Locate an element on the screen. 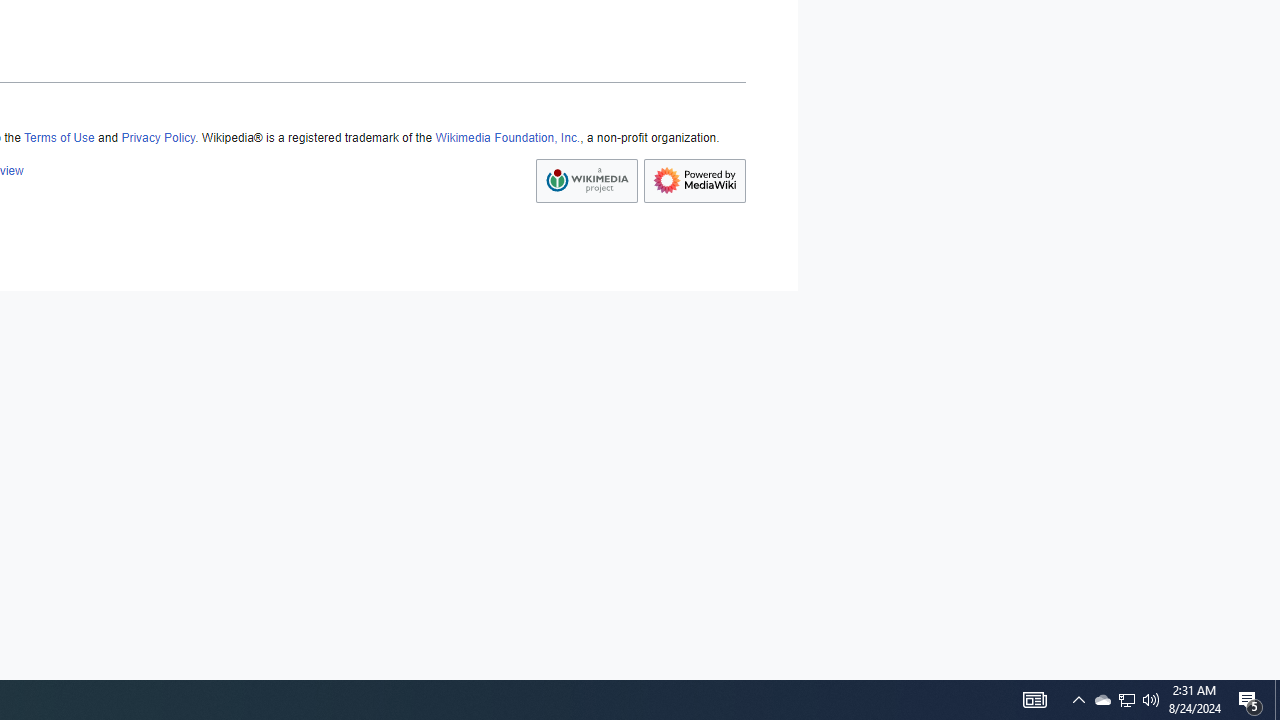  'AutomationID: footer-poweredbyico' is located at coordinates (695, 181).